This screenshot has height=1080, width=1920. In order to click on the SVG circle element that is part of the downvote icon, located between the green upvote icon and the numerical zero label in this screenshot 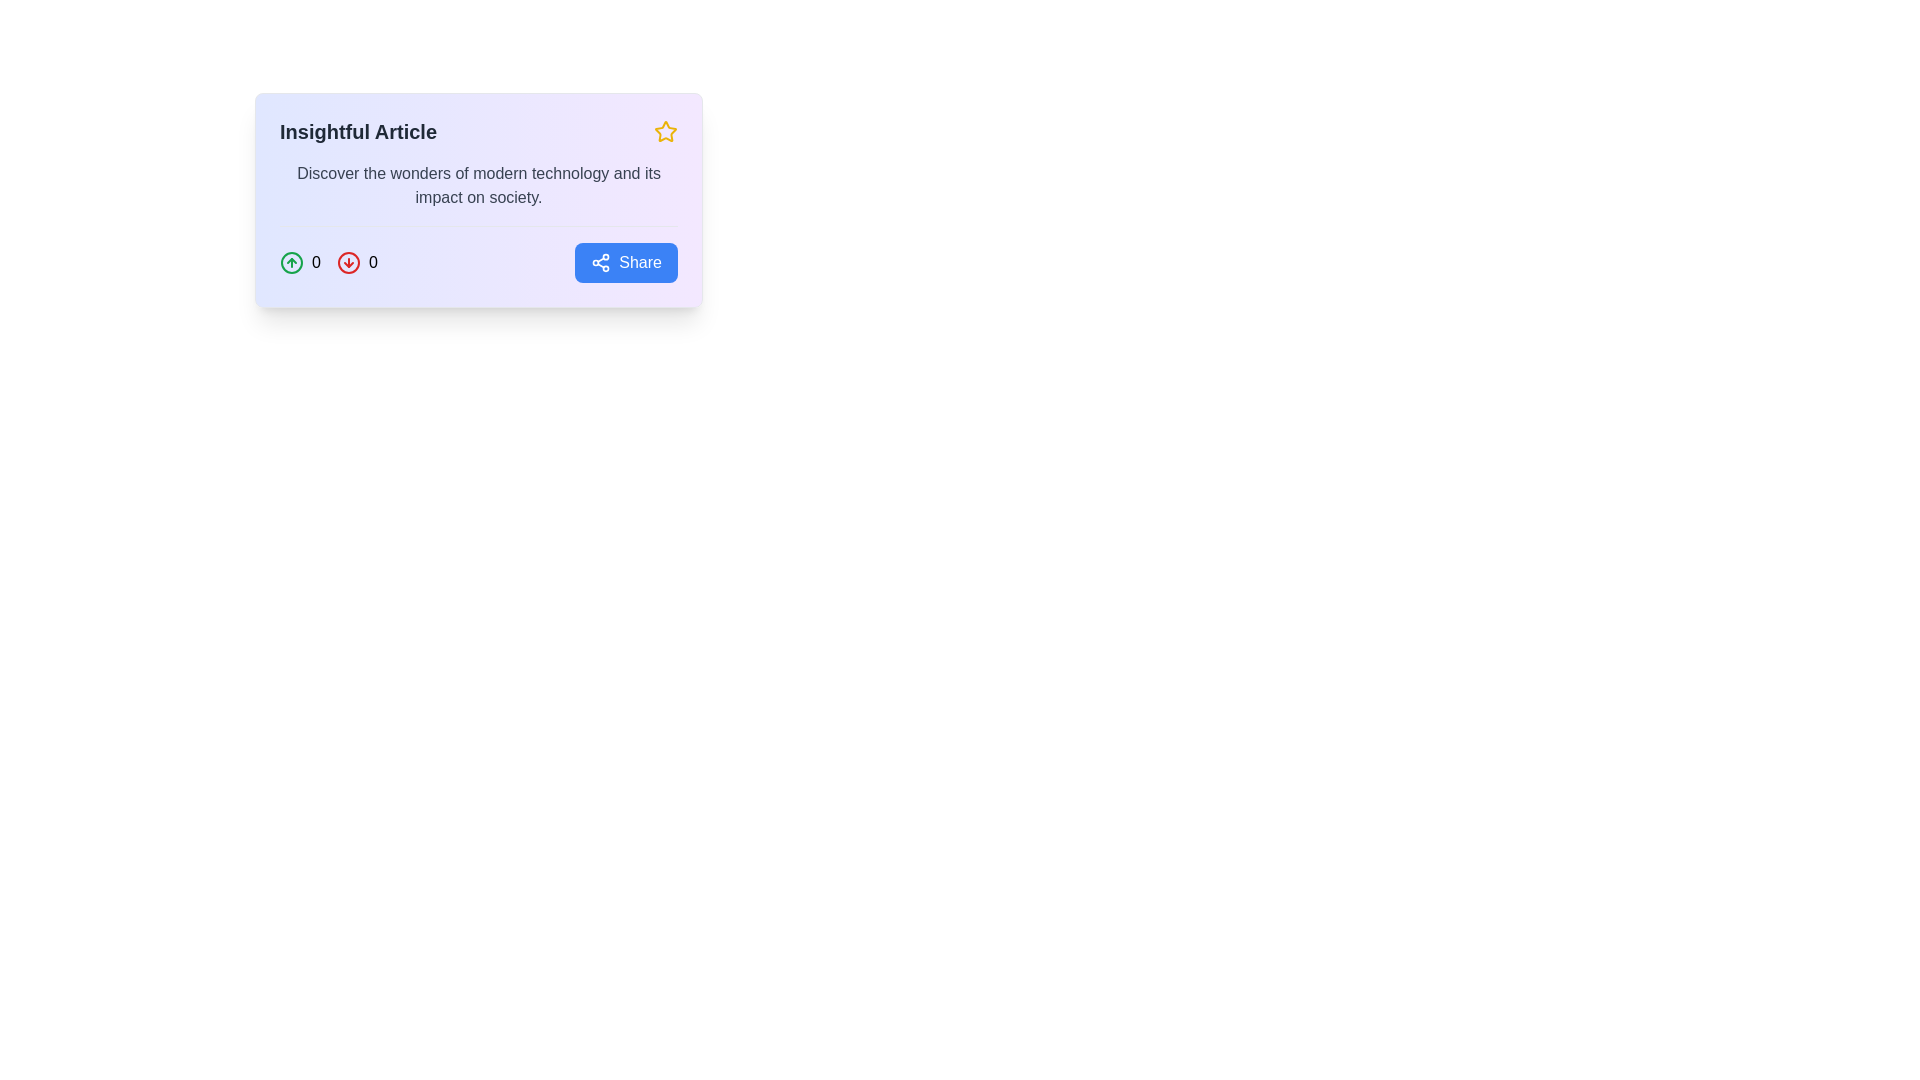, I will do `click(348, 261)`.